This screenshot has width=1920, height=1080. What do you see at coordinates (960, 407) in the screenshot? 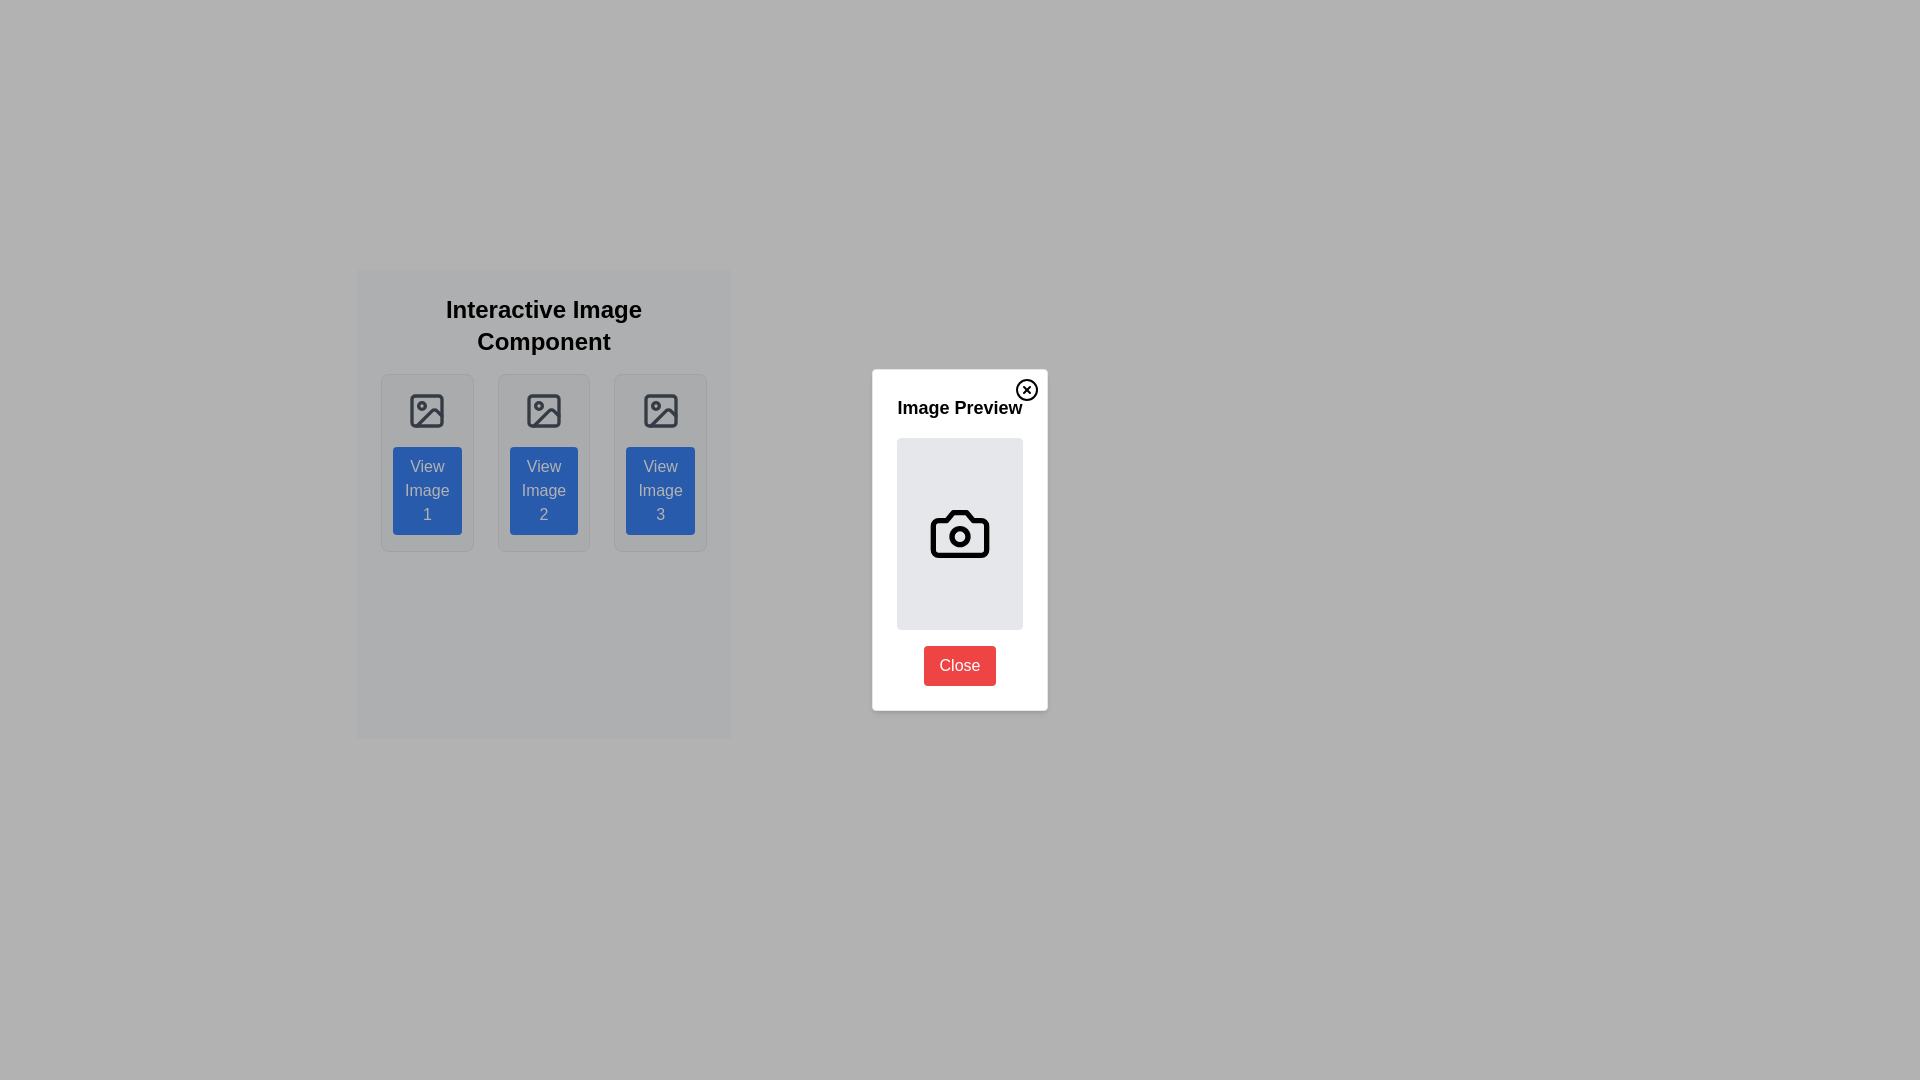
I see `text heading located below the 'Close' icon, which serves as a title for the image preview` at bounding box center [960, 407].